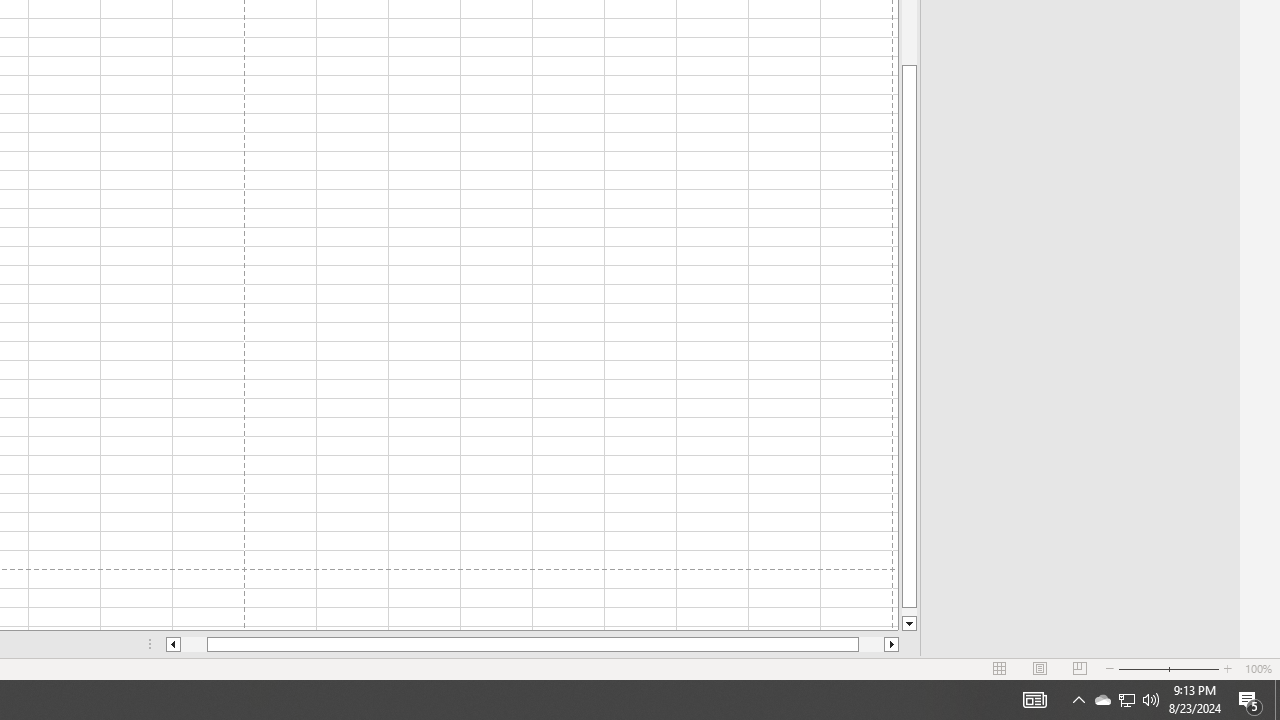 The height and width of the screenshot is (720, 1280). Describe the element at coordinates (1040, 669) in the screenshot. I see `'Page Layout'` at that location.